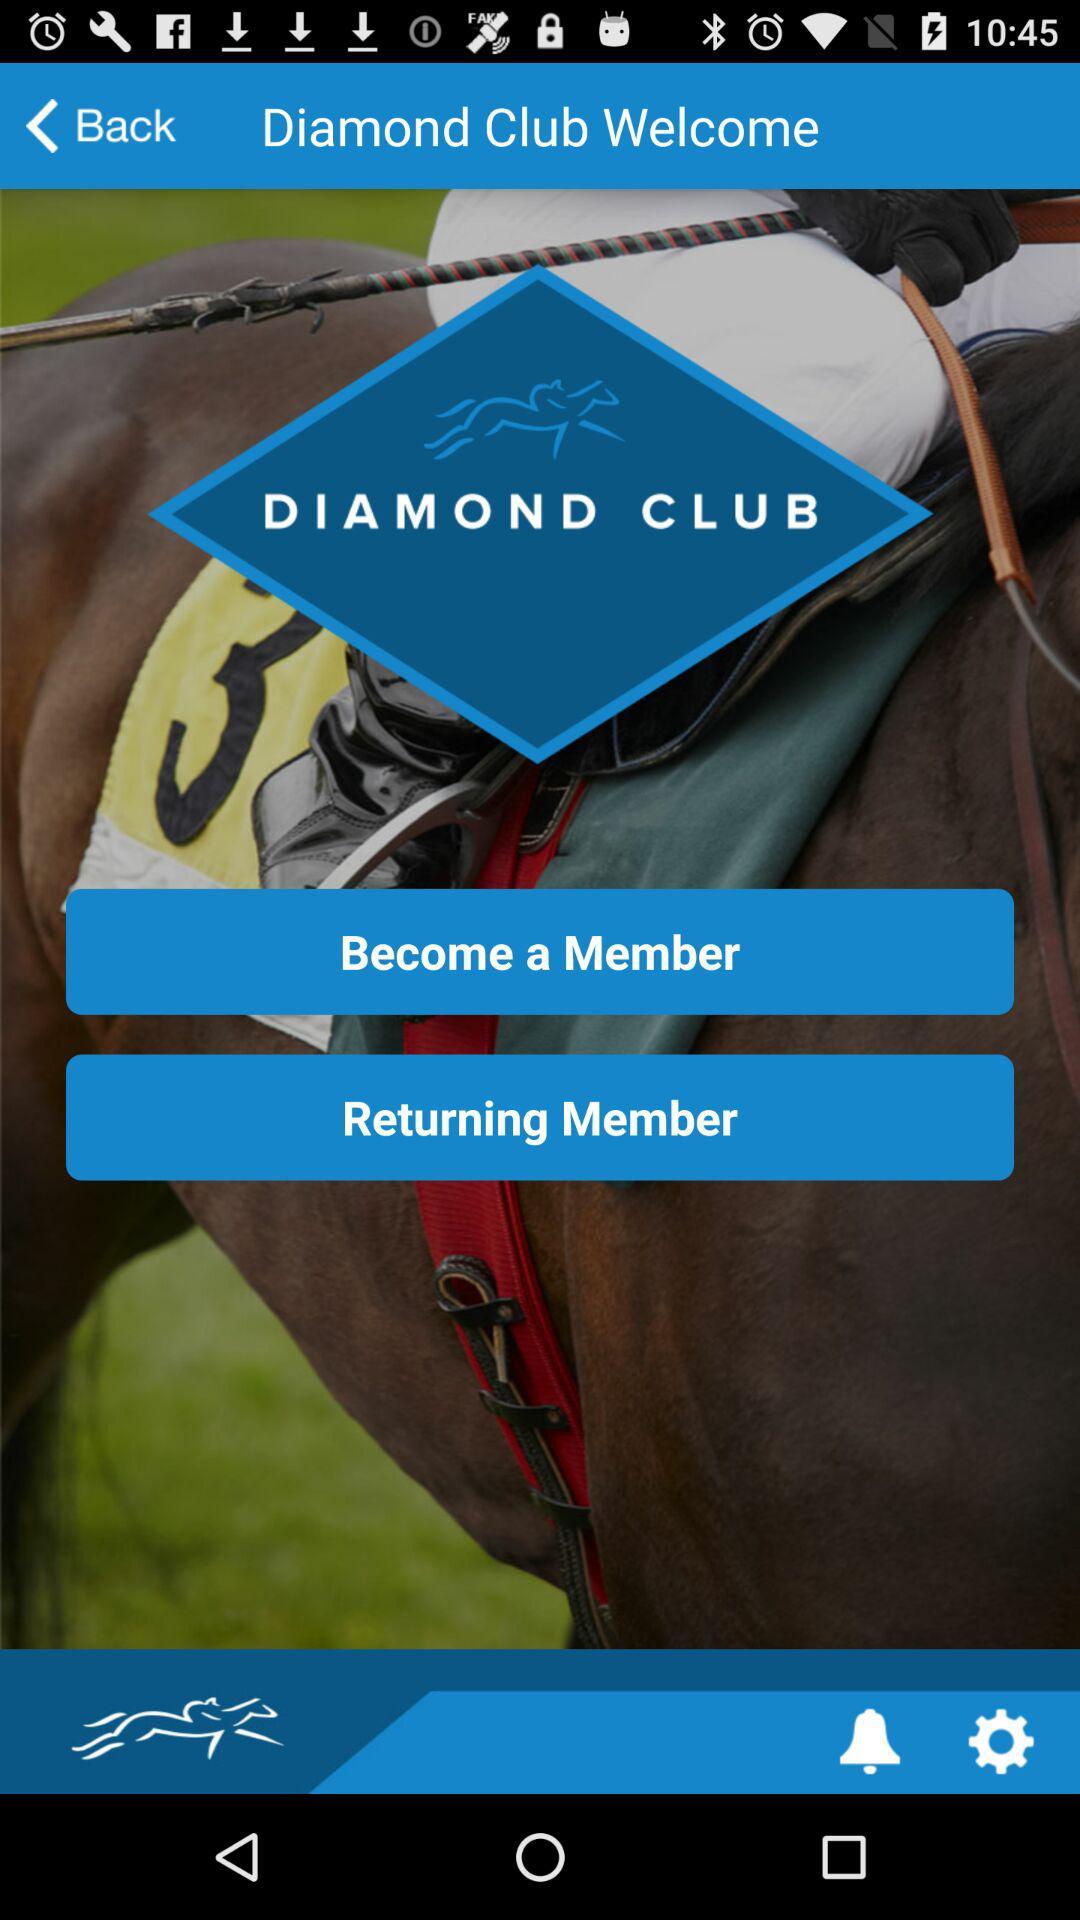  What do you see at coordinates (1001, 1740) in the screenshot?
I see `settings the article` at bounding box center [1001, 1740].